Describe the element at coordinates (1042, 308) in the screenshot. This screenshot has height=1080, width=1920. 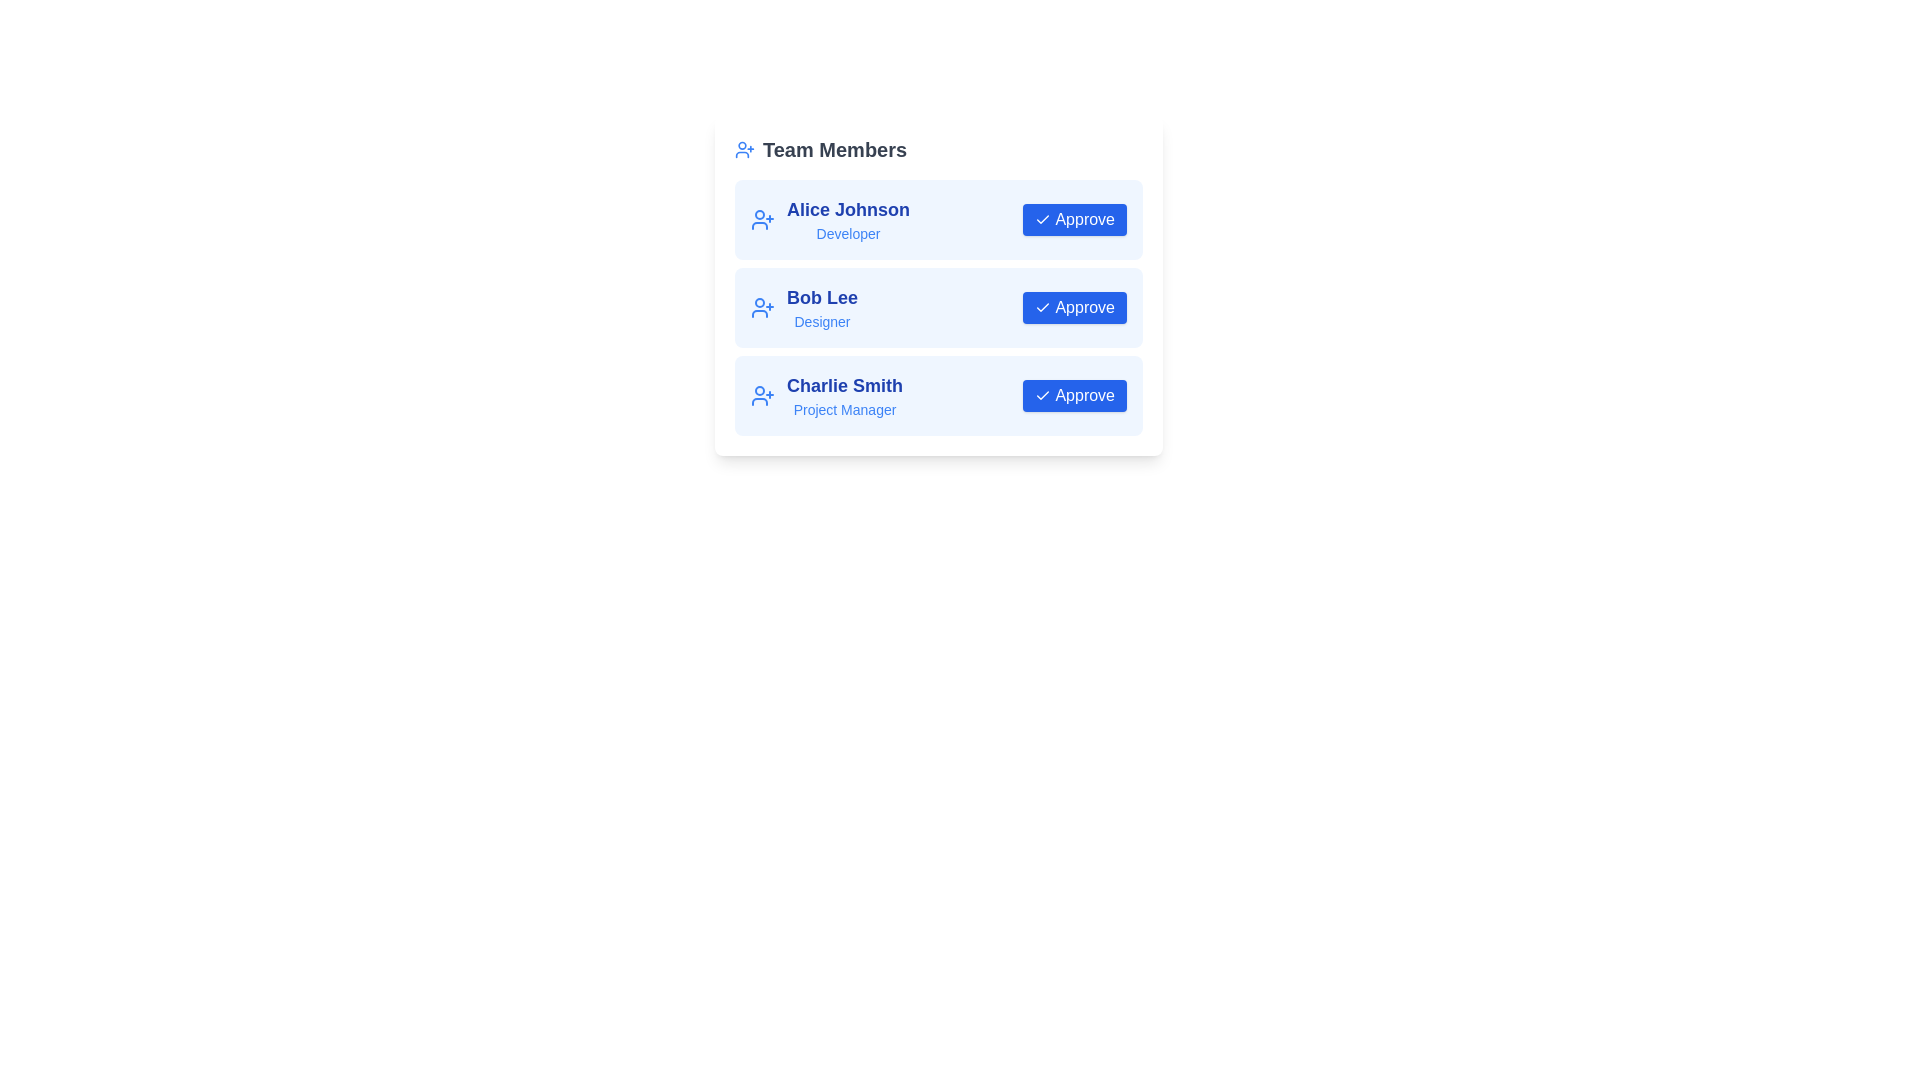
I see `the checkmark icon within the 'Approve' button associated with Bob Lee's profile in the team members list` at that location.